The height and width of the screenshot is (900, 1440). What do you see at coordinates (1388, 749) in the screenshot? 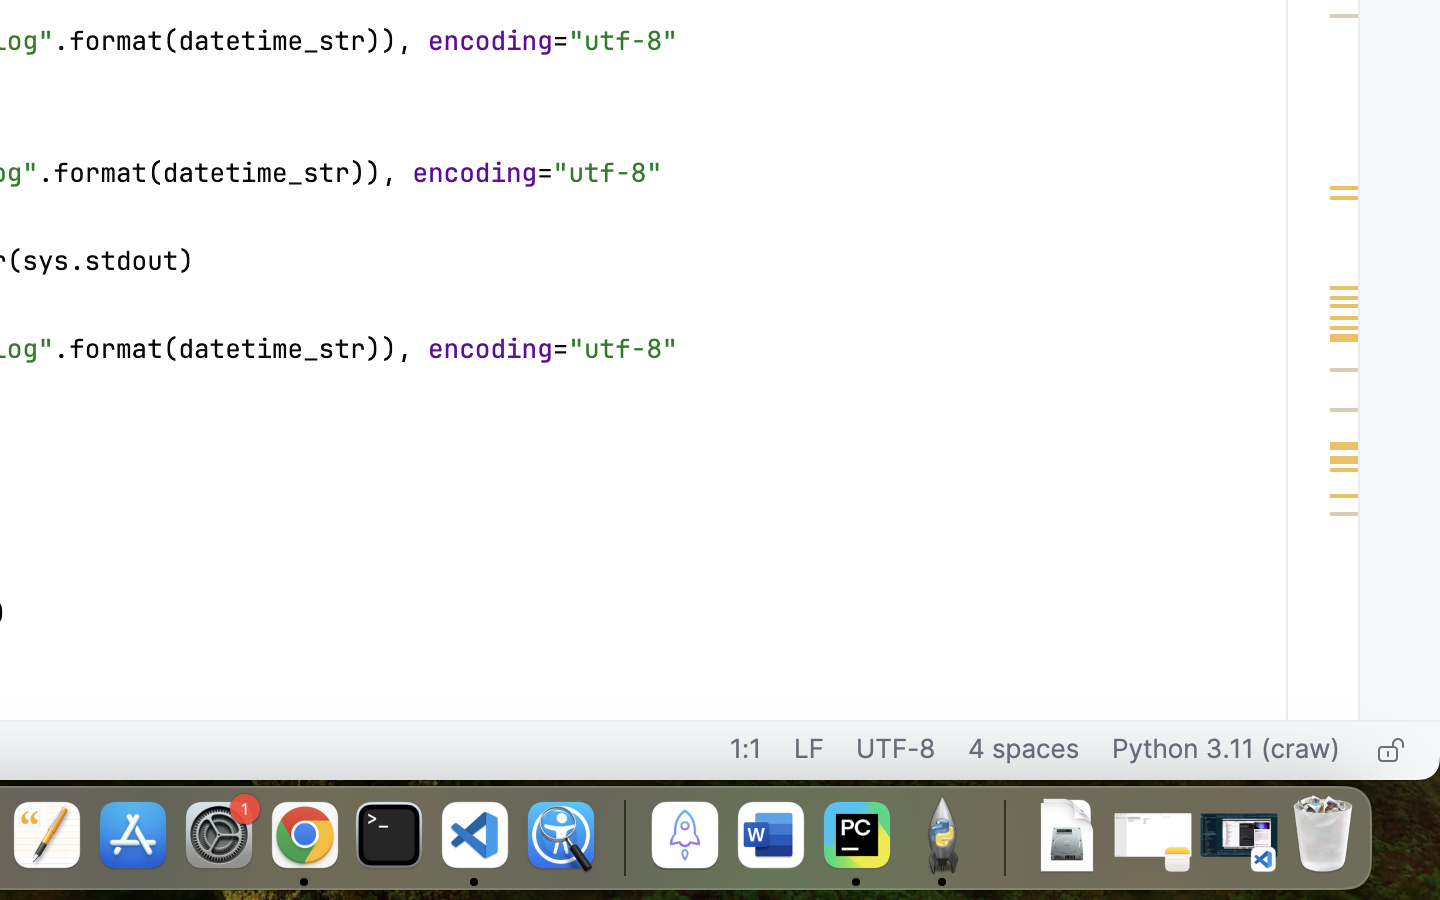
I see `'Make file read-only'` at bounding box center [1388, 749].